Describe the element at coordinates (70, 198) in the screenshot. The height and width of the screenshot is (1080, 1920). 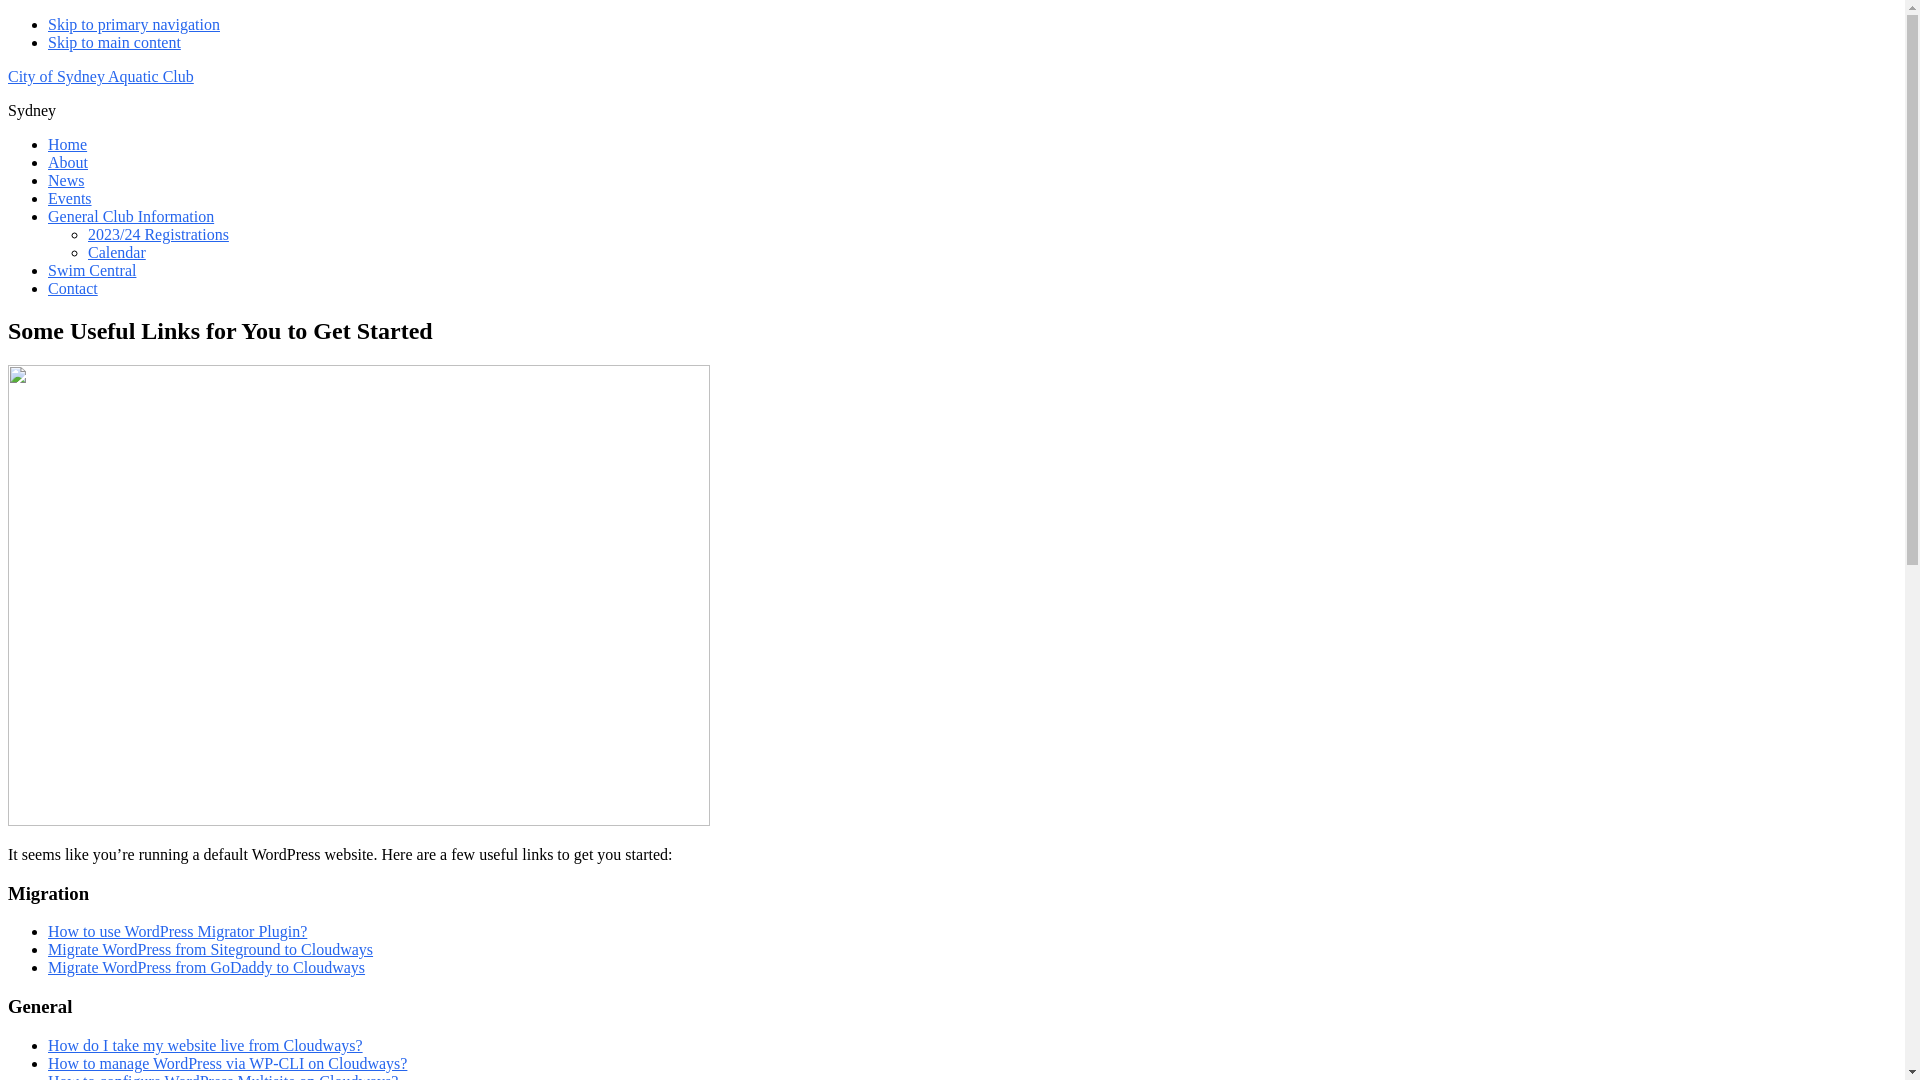
I see `'Events'` at that location.